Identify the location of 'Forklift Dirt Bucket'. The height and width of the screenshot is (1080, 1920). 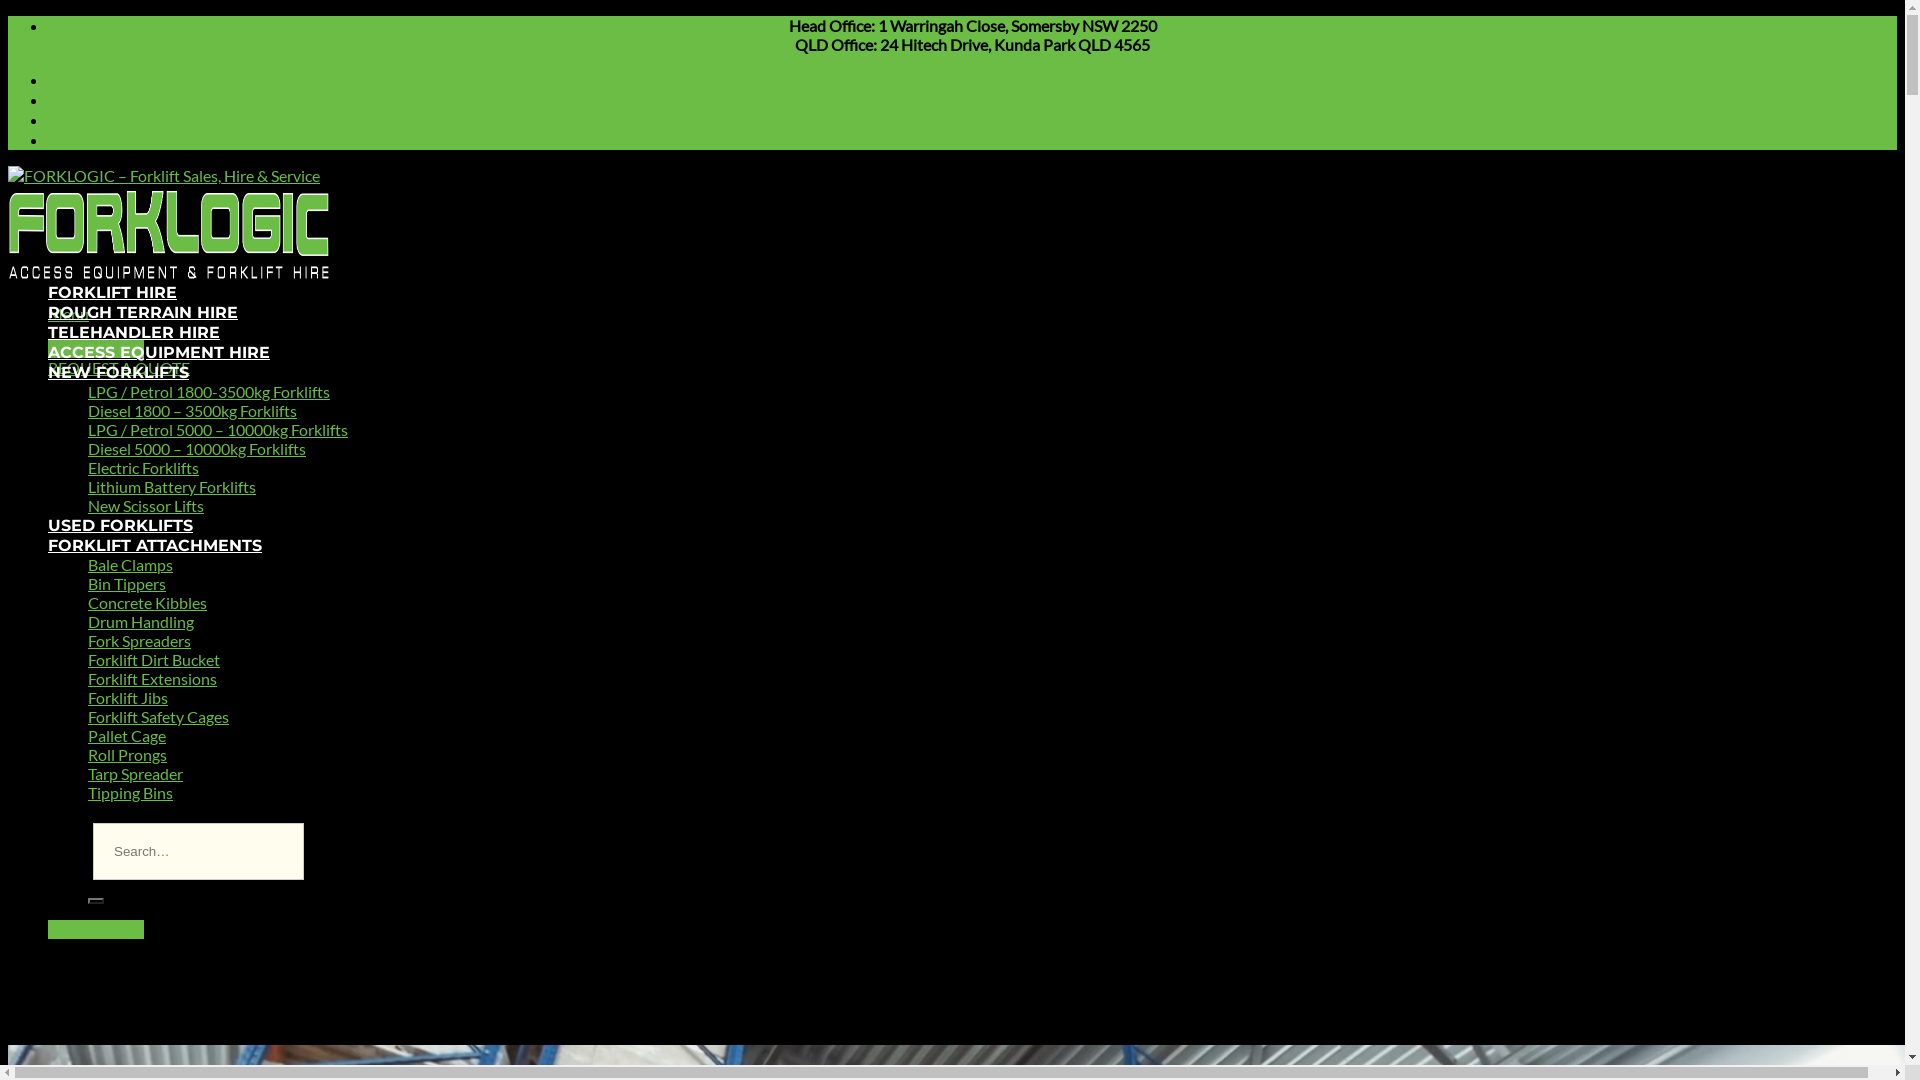
(152, 659).